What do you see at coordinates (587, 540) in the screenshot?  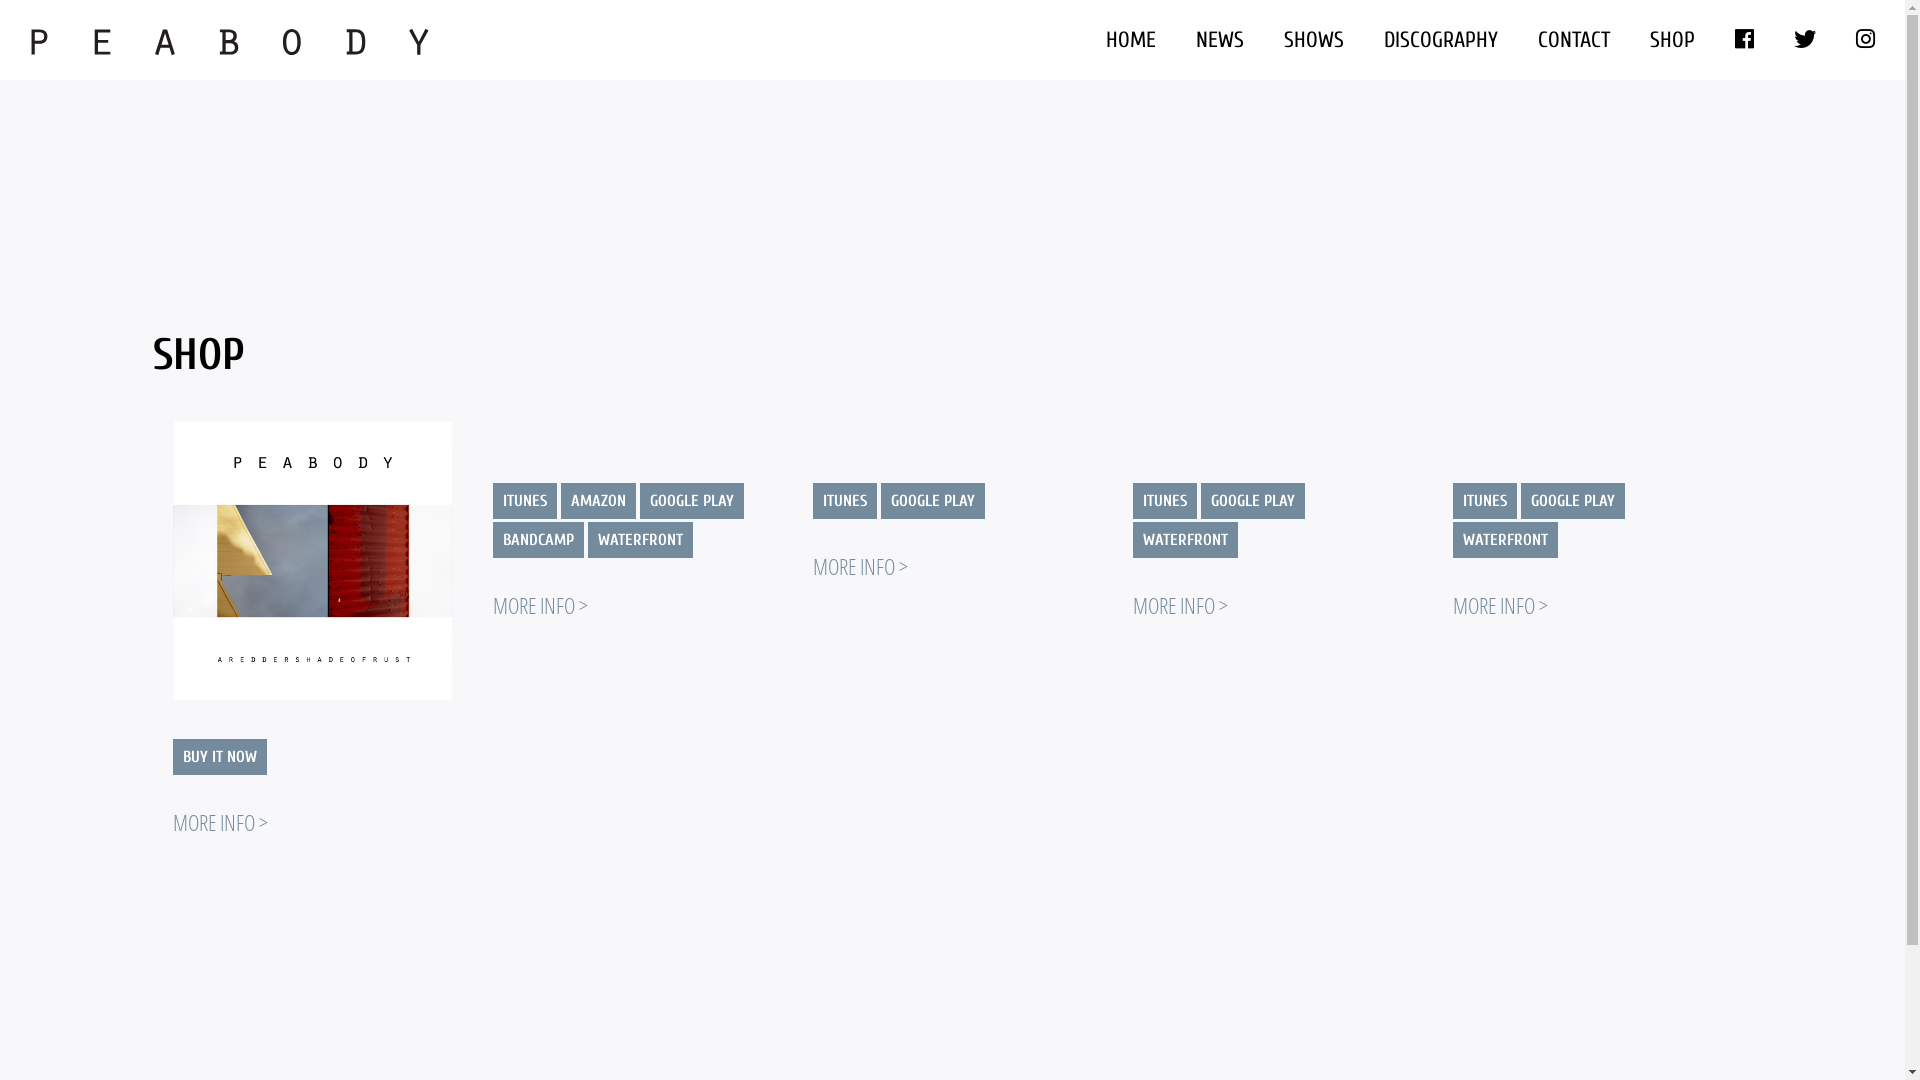 I see `'WATERFRONT'` at bounding box center [587, 540].